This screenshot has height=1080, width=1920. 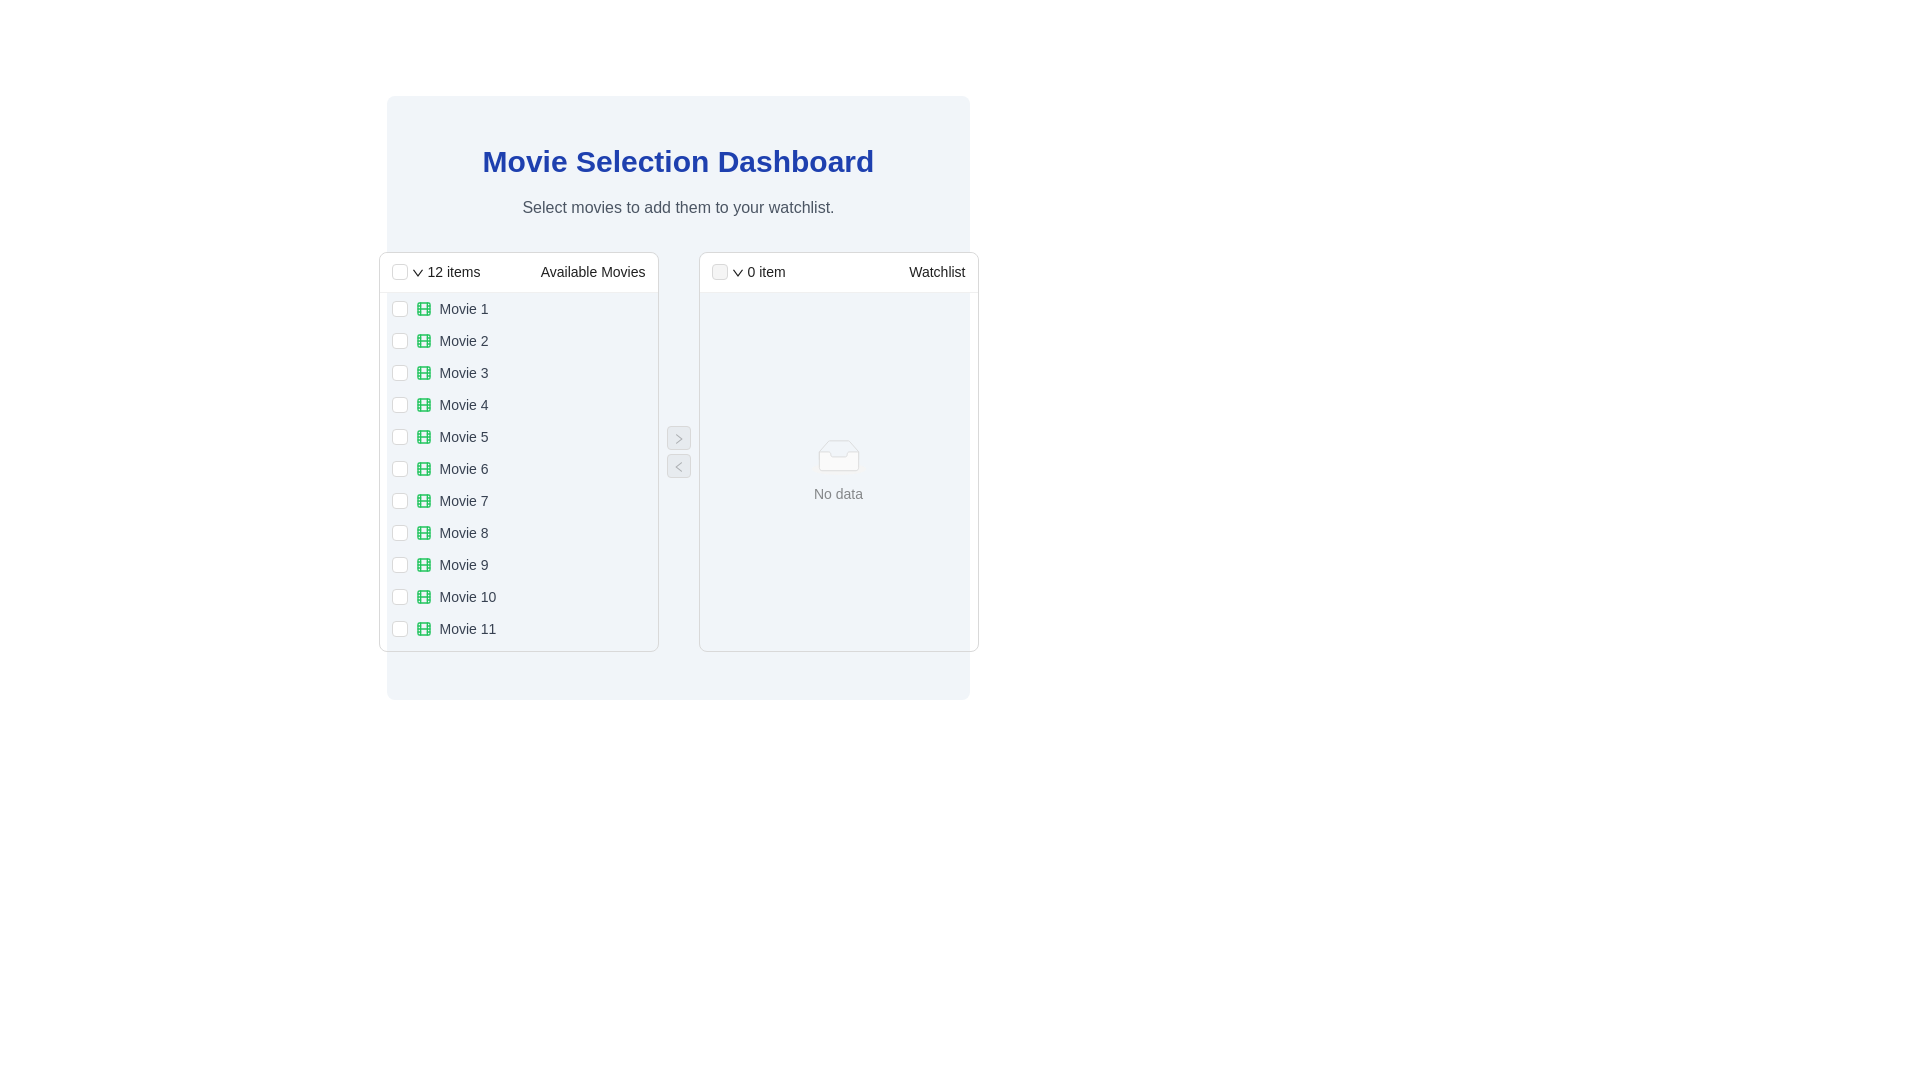 What do you see at coordinates (422, 469) in the screenshot?
I see `the movie icon located to the left of the text 'Movie 6' in the 'Available Movies' list` at bounding box center [422, 469].